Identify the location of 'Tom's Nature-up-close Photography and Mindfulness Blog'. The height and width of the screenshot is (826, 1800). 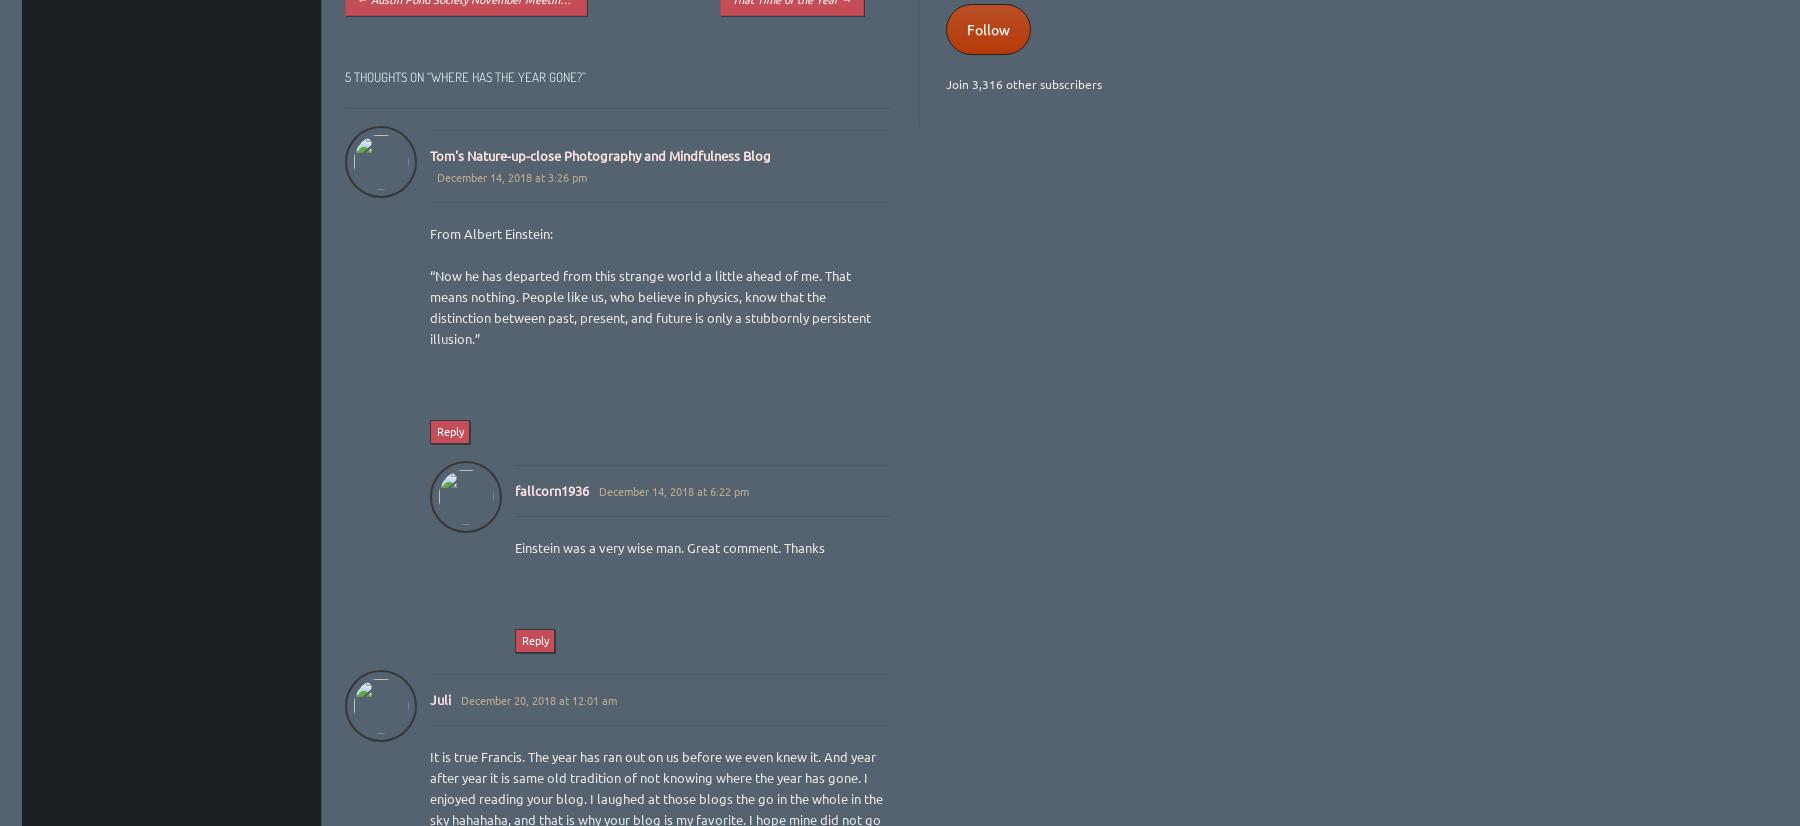
(600, 153).